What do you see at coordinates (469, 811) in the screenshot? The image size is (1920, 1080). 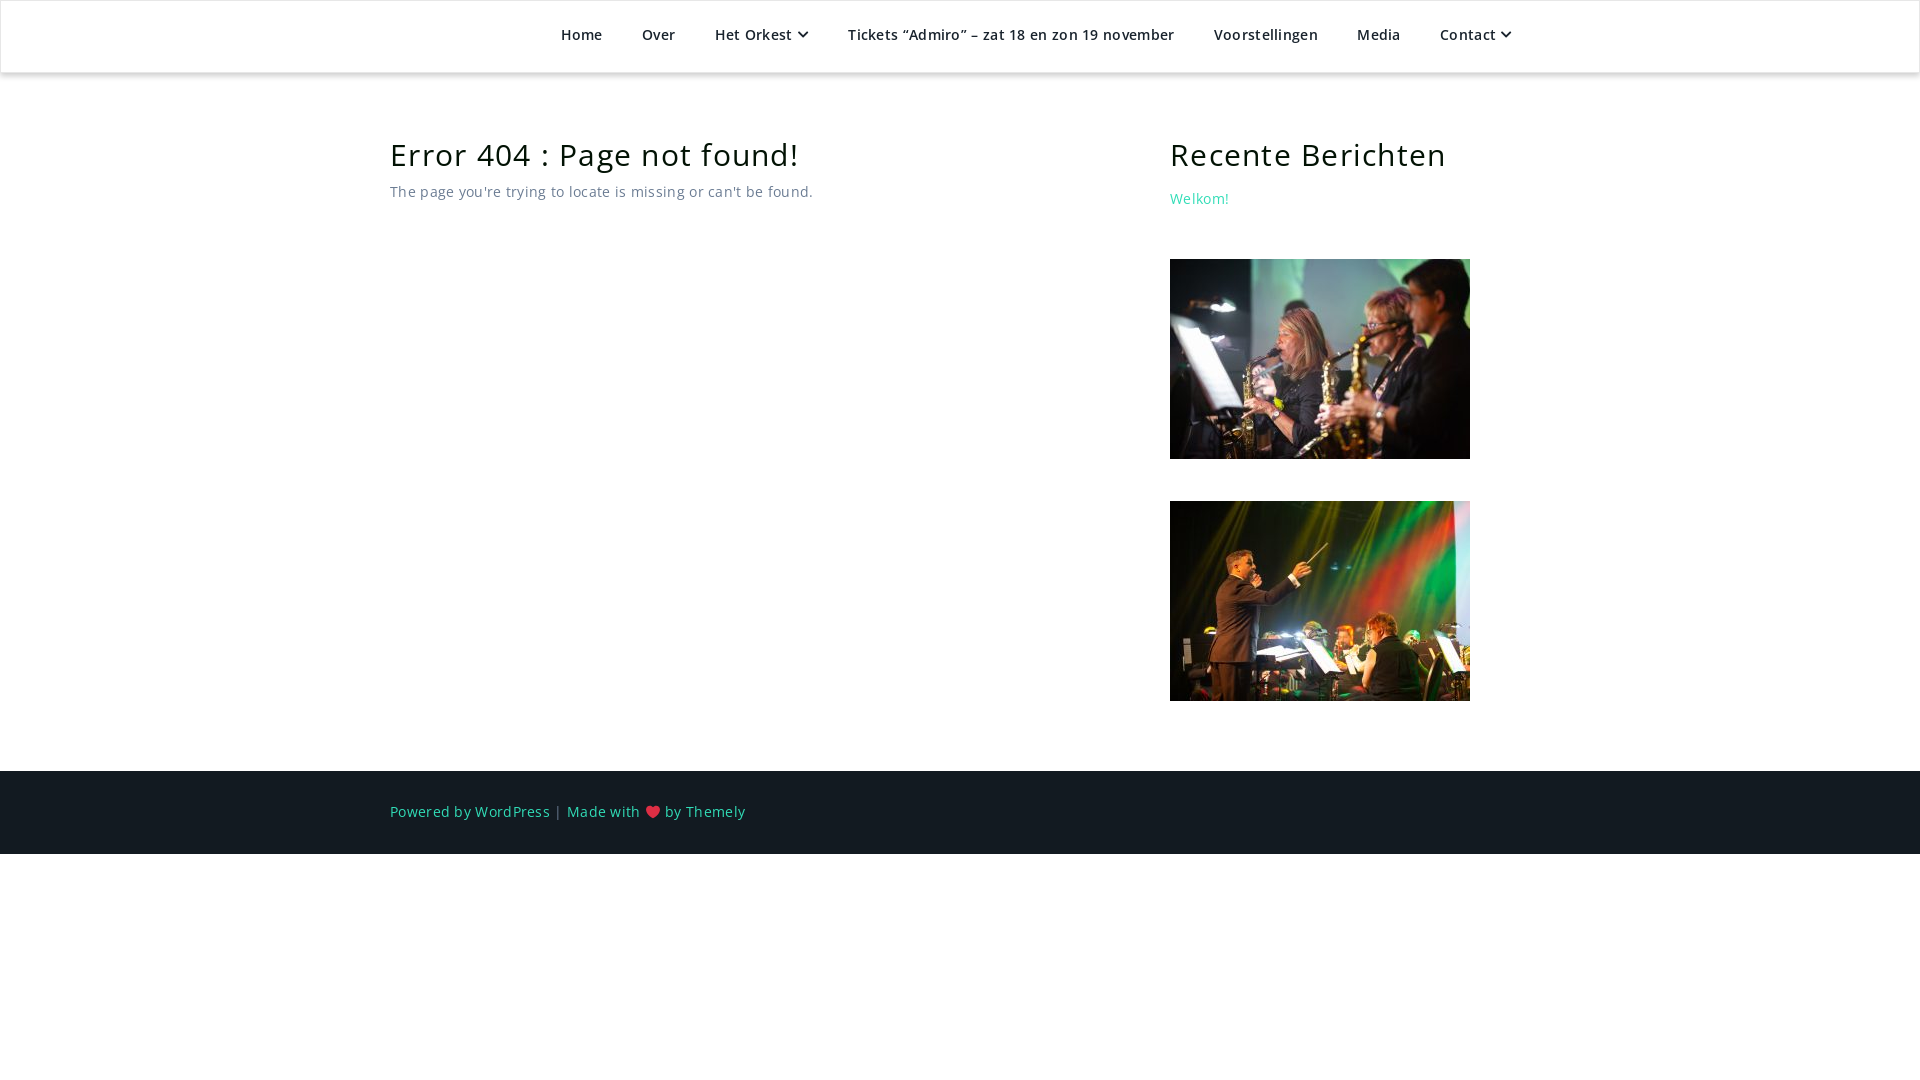 I see `'Powered by WordPress'` at bounding box center [469, 811].